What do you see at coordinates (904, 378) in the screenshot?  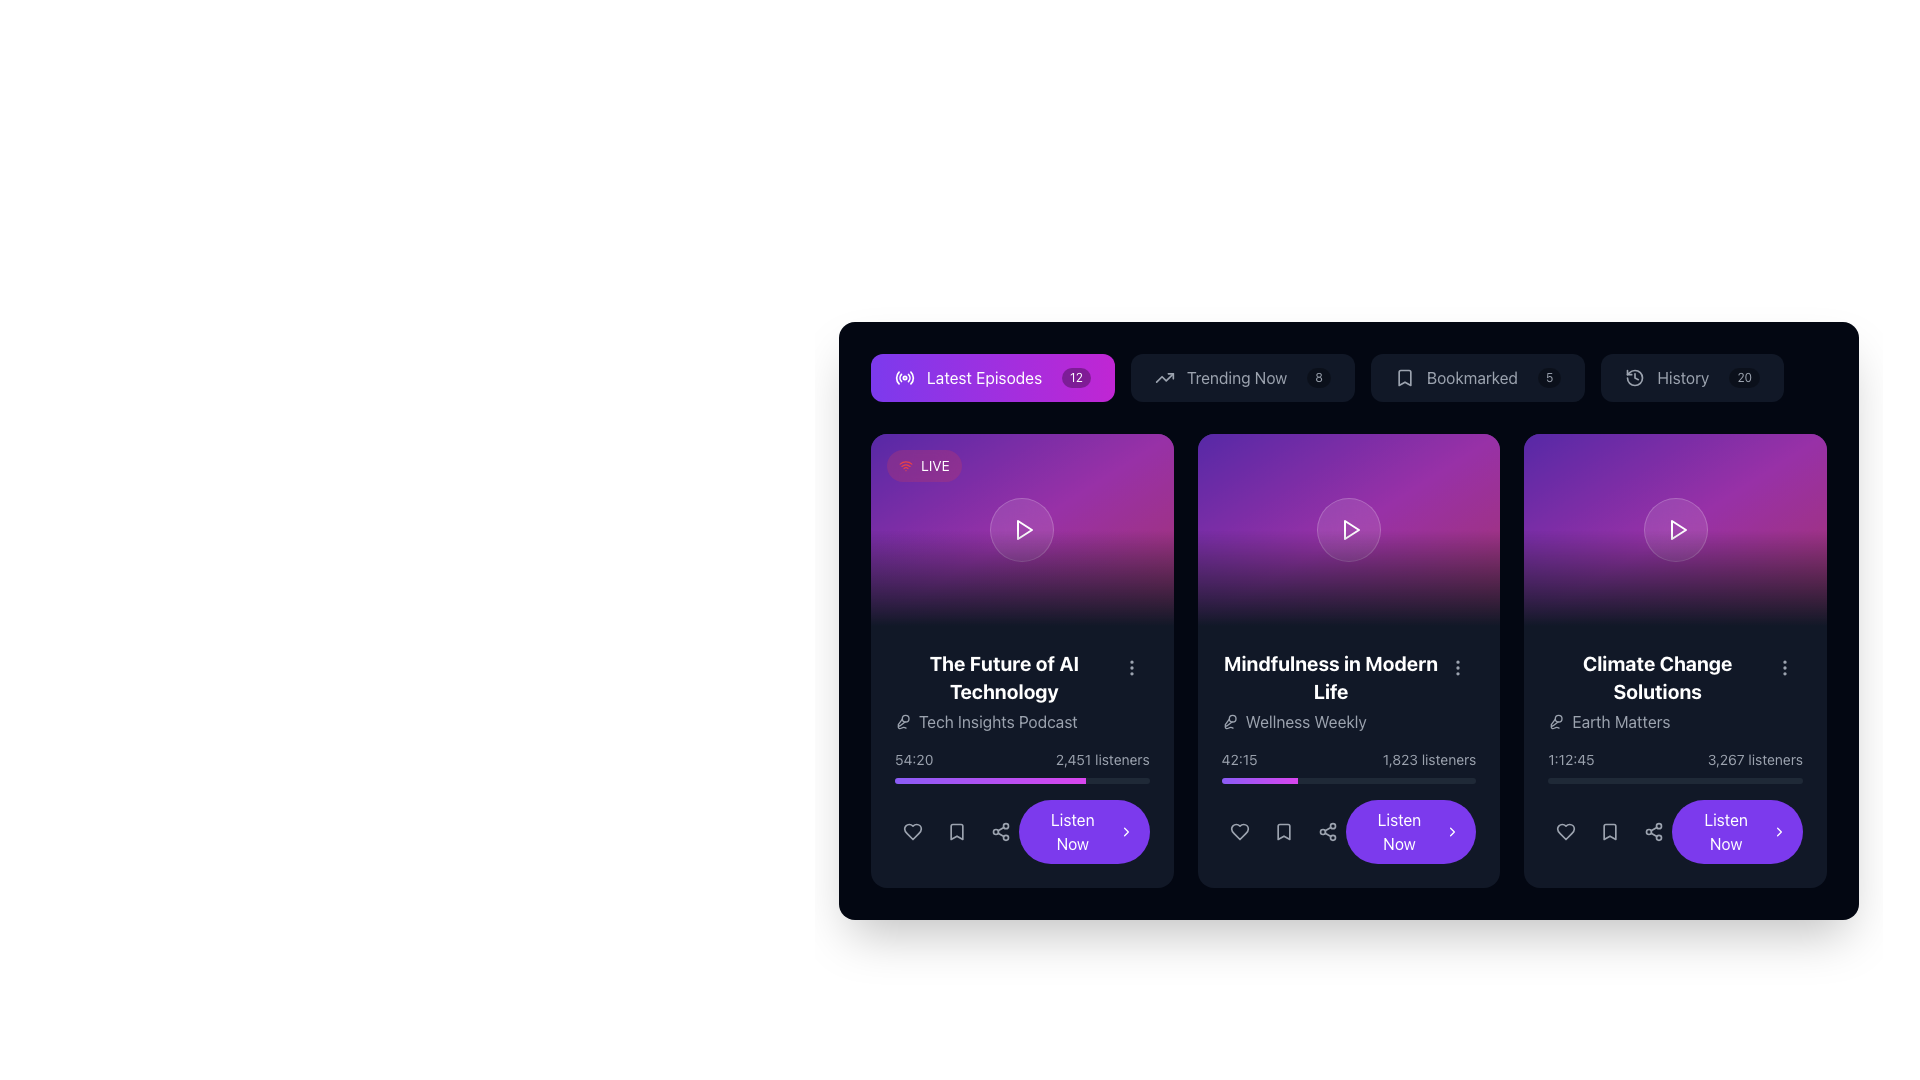 I see `the circular purple radio signal icon located at the far left of the 'Latest Episodes' button` at bounding box center [904, 378].